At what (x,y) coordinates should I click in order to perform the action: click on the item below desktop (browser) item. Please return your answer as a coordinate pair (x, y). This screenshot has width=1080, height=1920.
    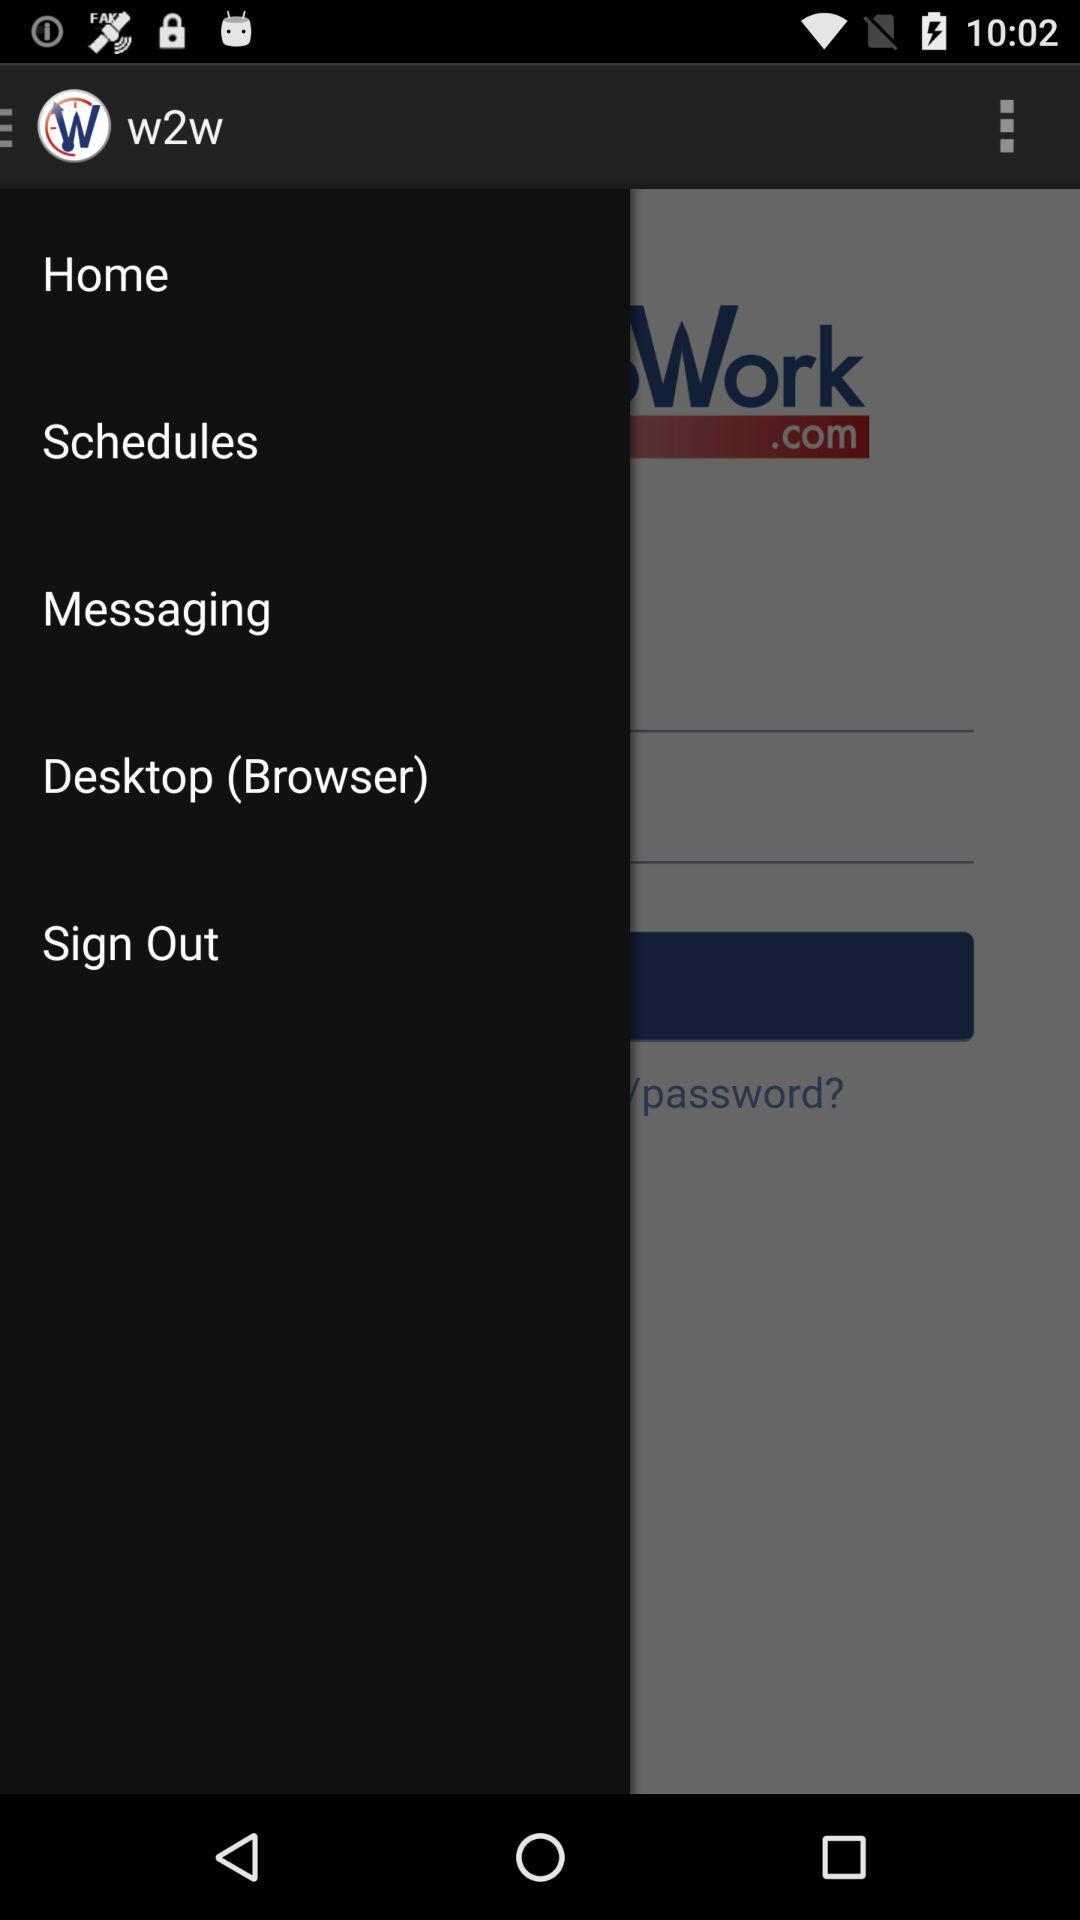
    Looking at the image, I should click on (315, 940).